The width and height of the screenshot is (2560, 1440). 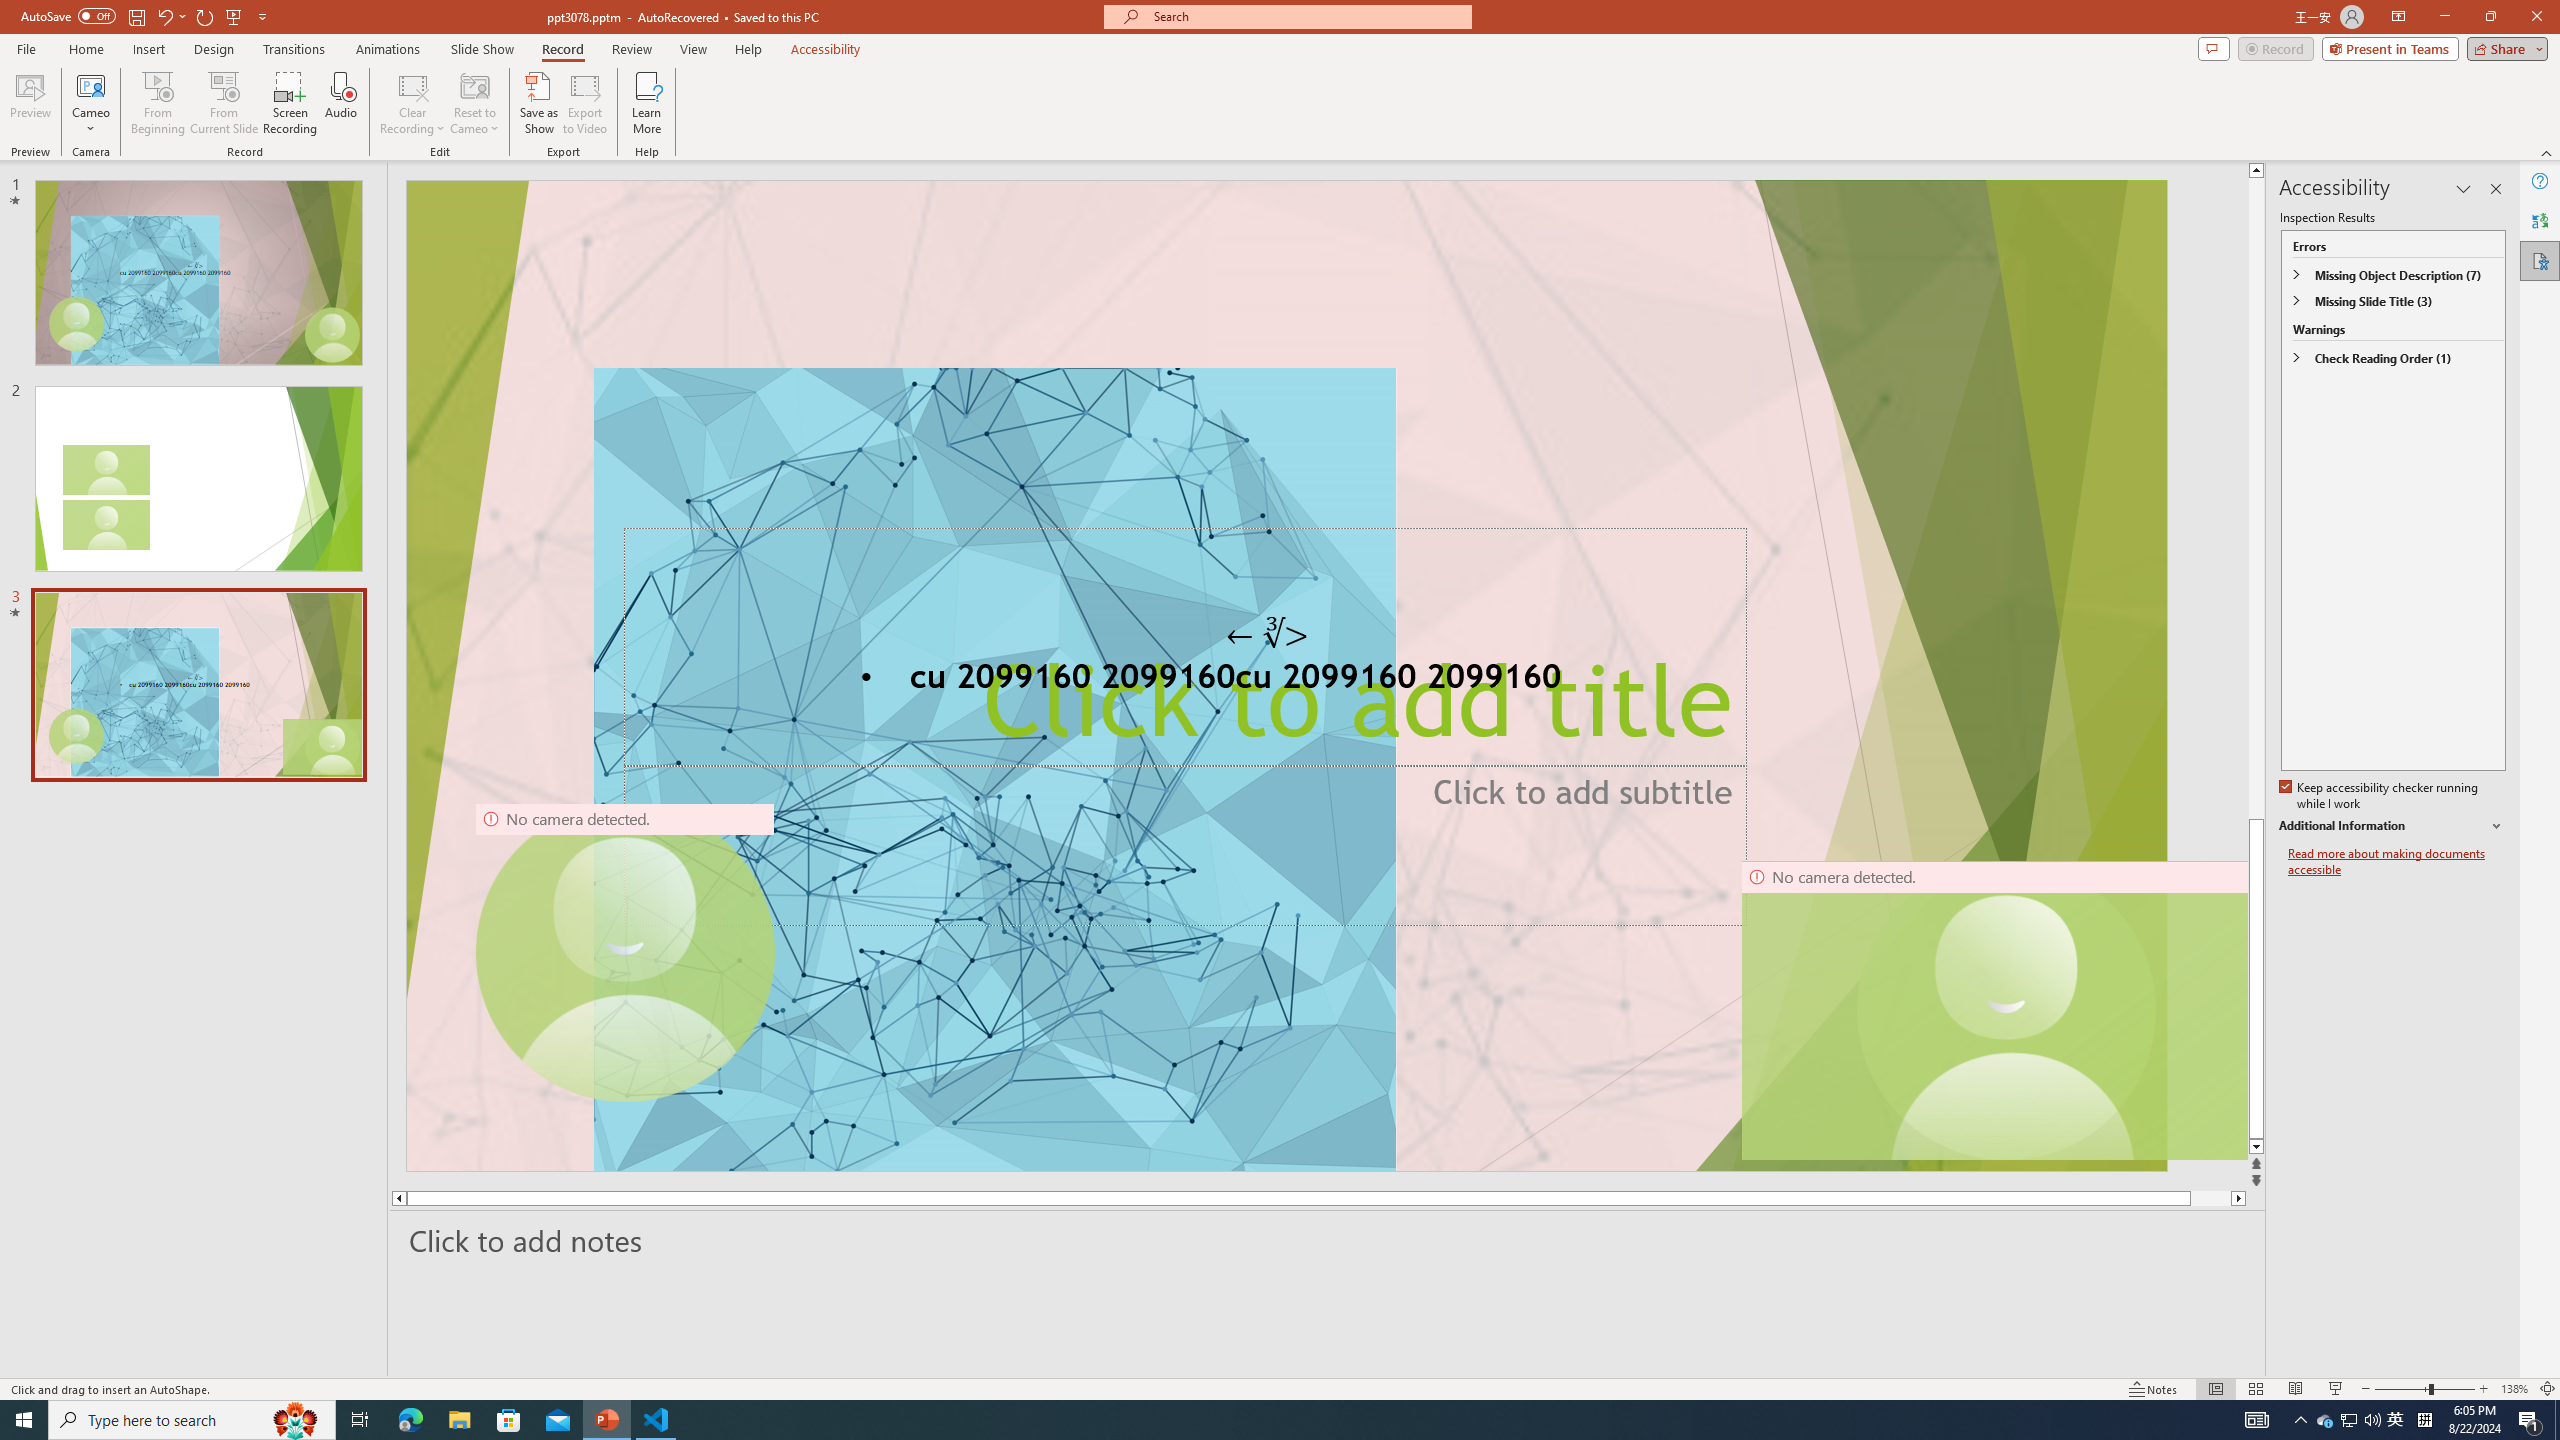 What do you see at coordinates (2006, 1010) in the screenshot?
I see `'Camera 11, No camera detected.'` at bounding box center [2006, 1010].